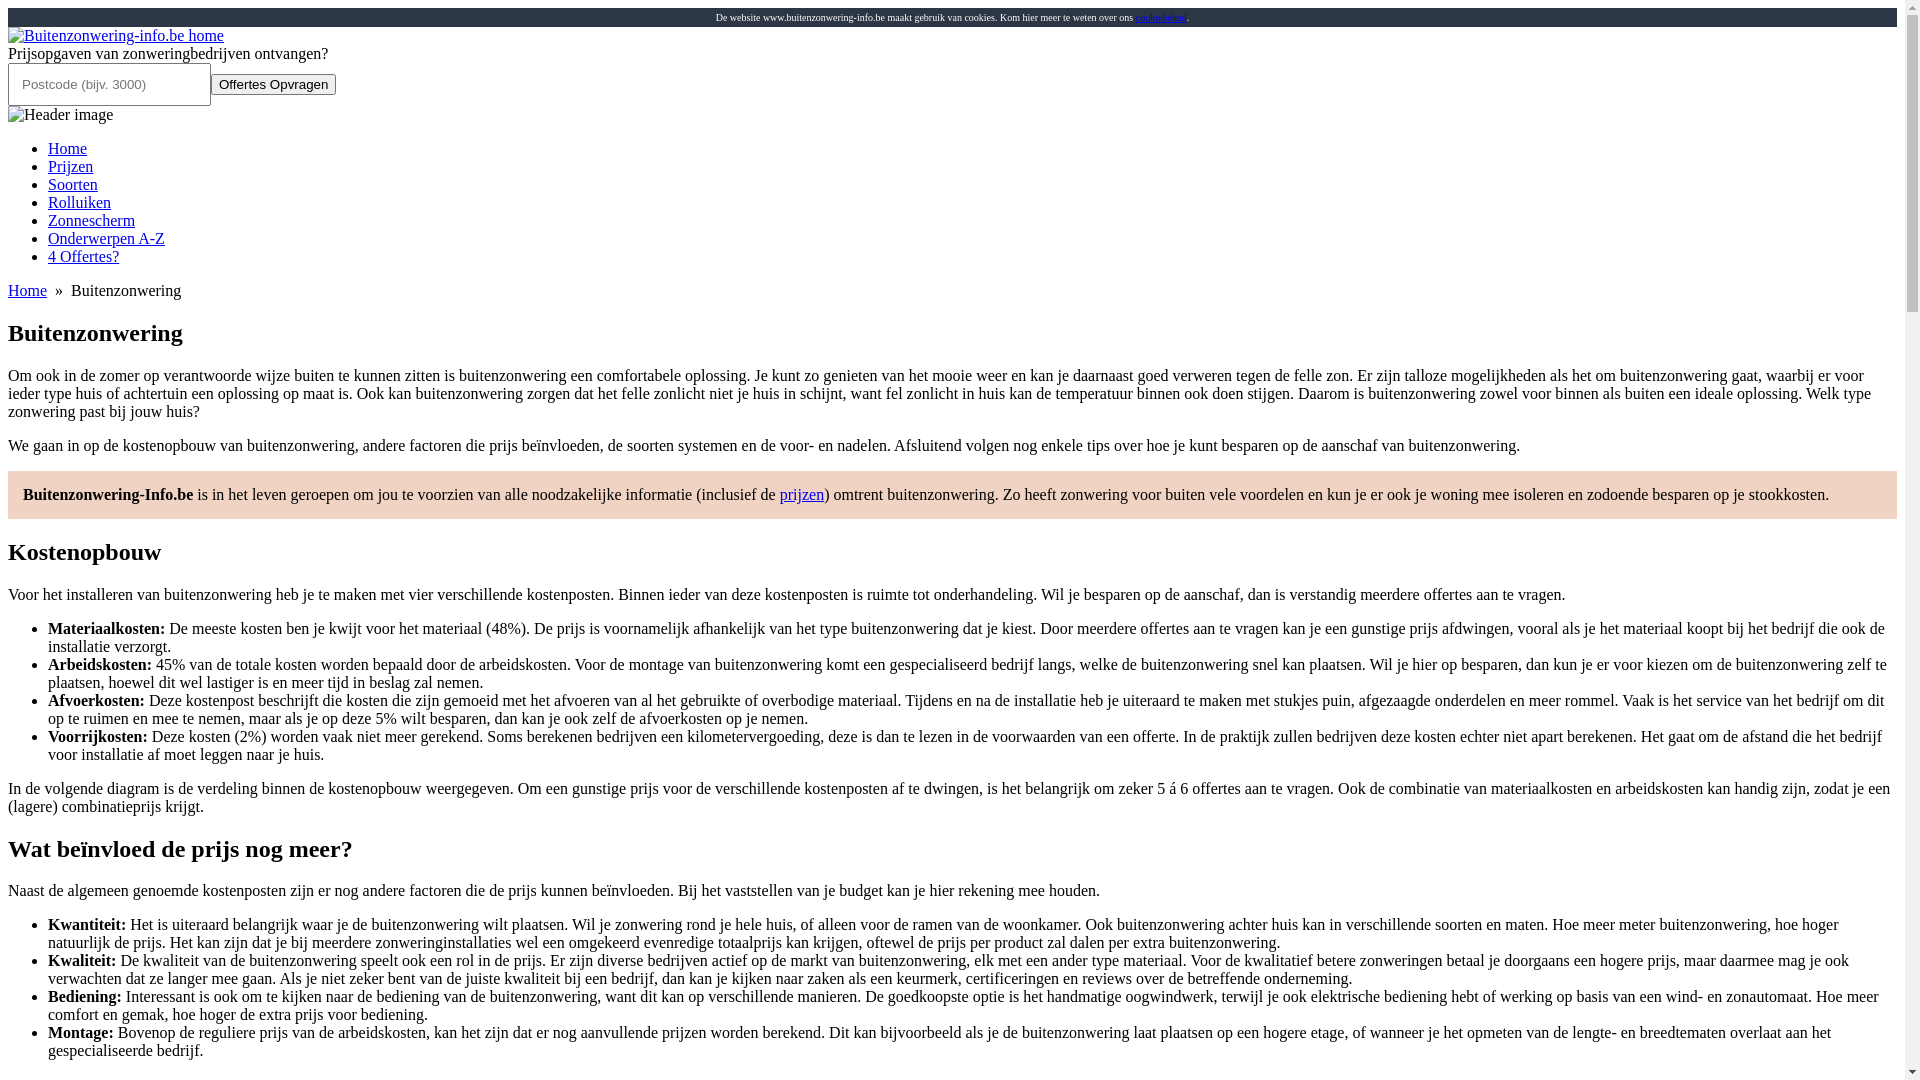 This screenshot has height=1080, width=1920. I want to click on 'Onderwerpen A-Z', so click(48, 237).